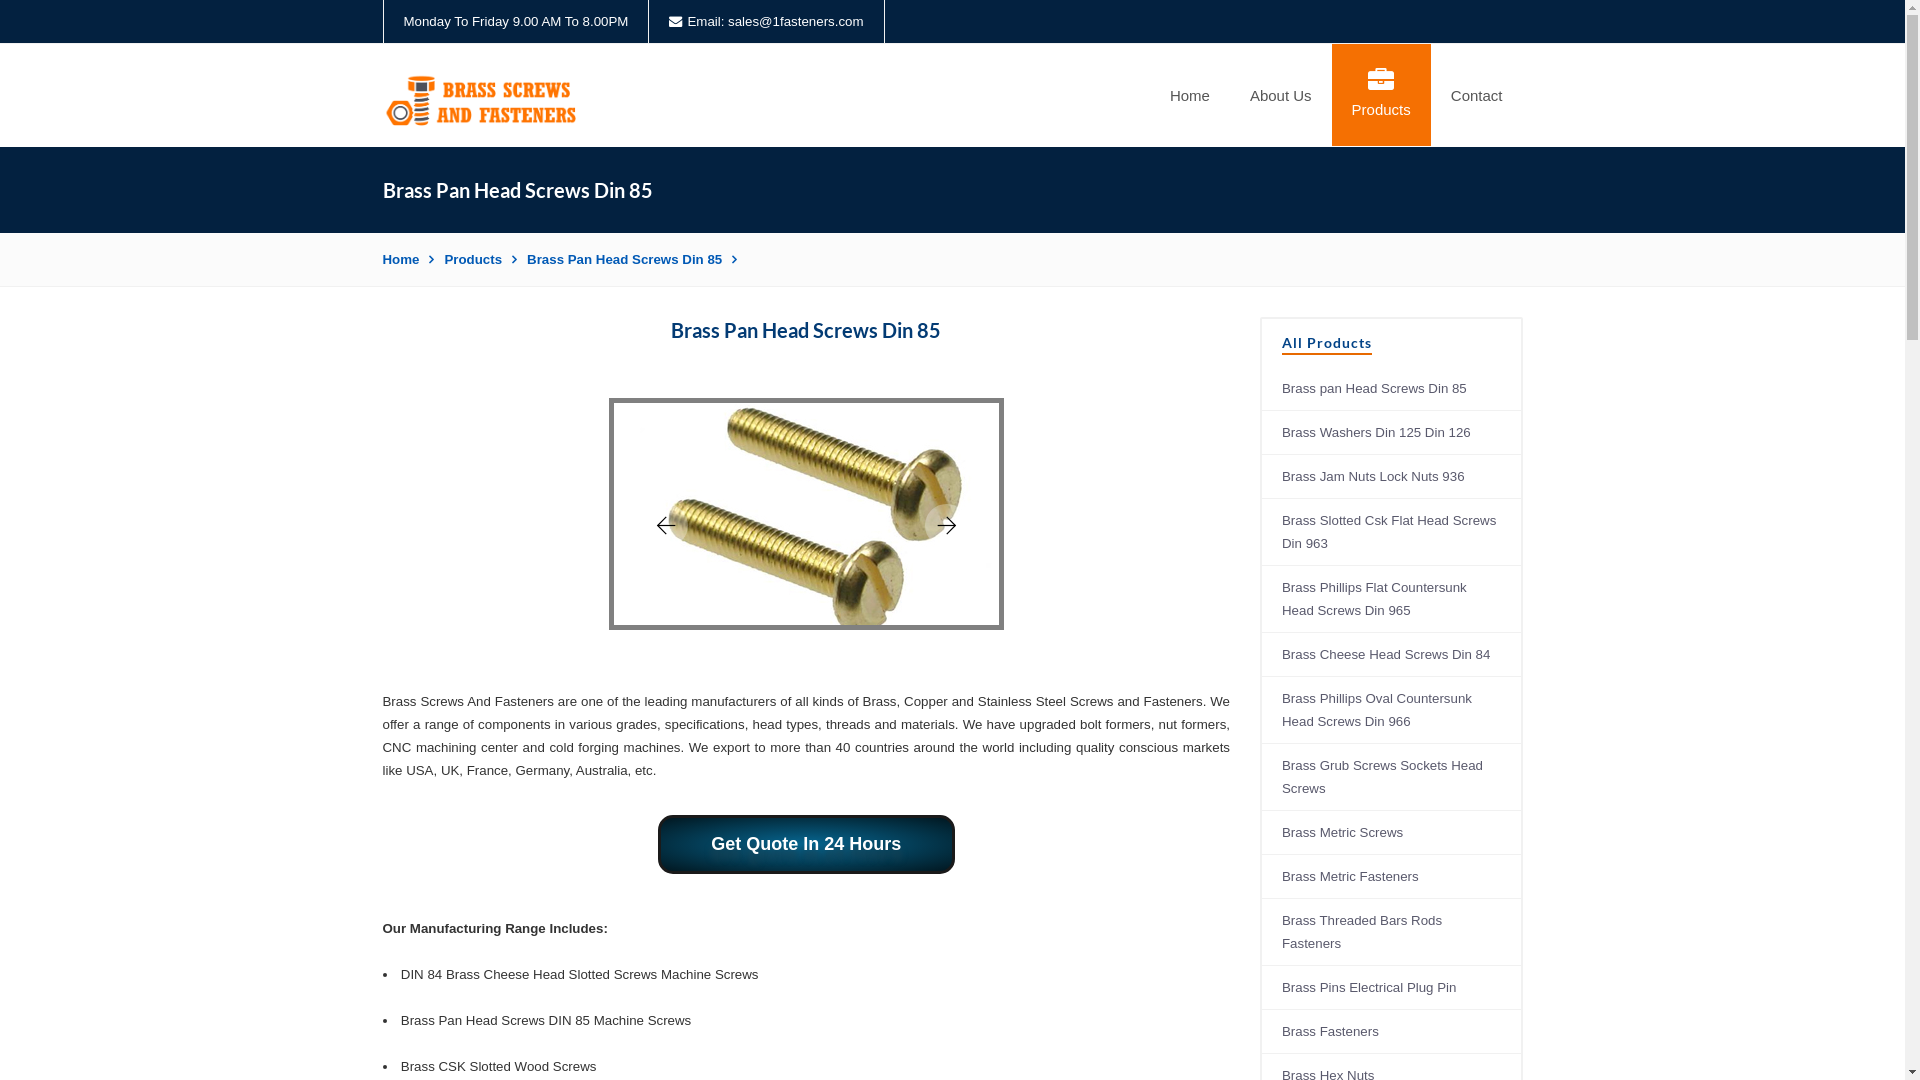 The height and width of the screenshot is (1080, 1920). What do you see at coordinates (407, 258) in the screenshot?
I see `'Home'` at bounding box center [407, 258].